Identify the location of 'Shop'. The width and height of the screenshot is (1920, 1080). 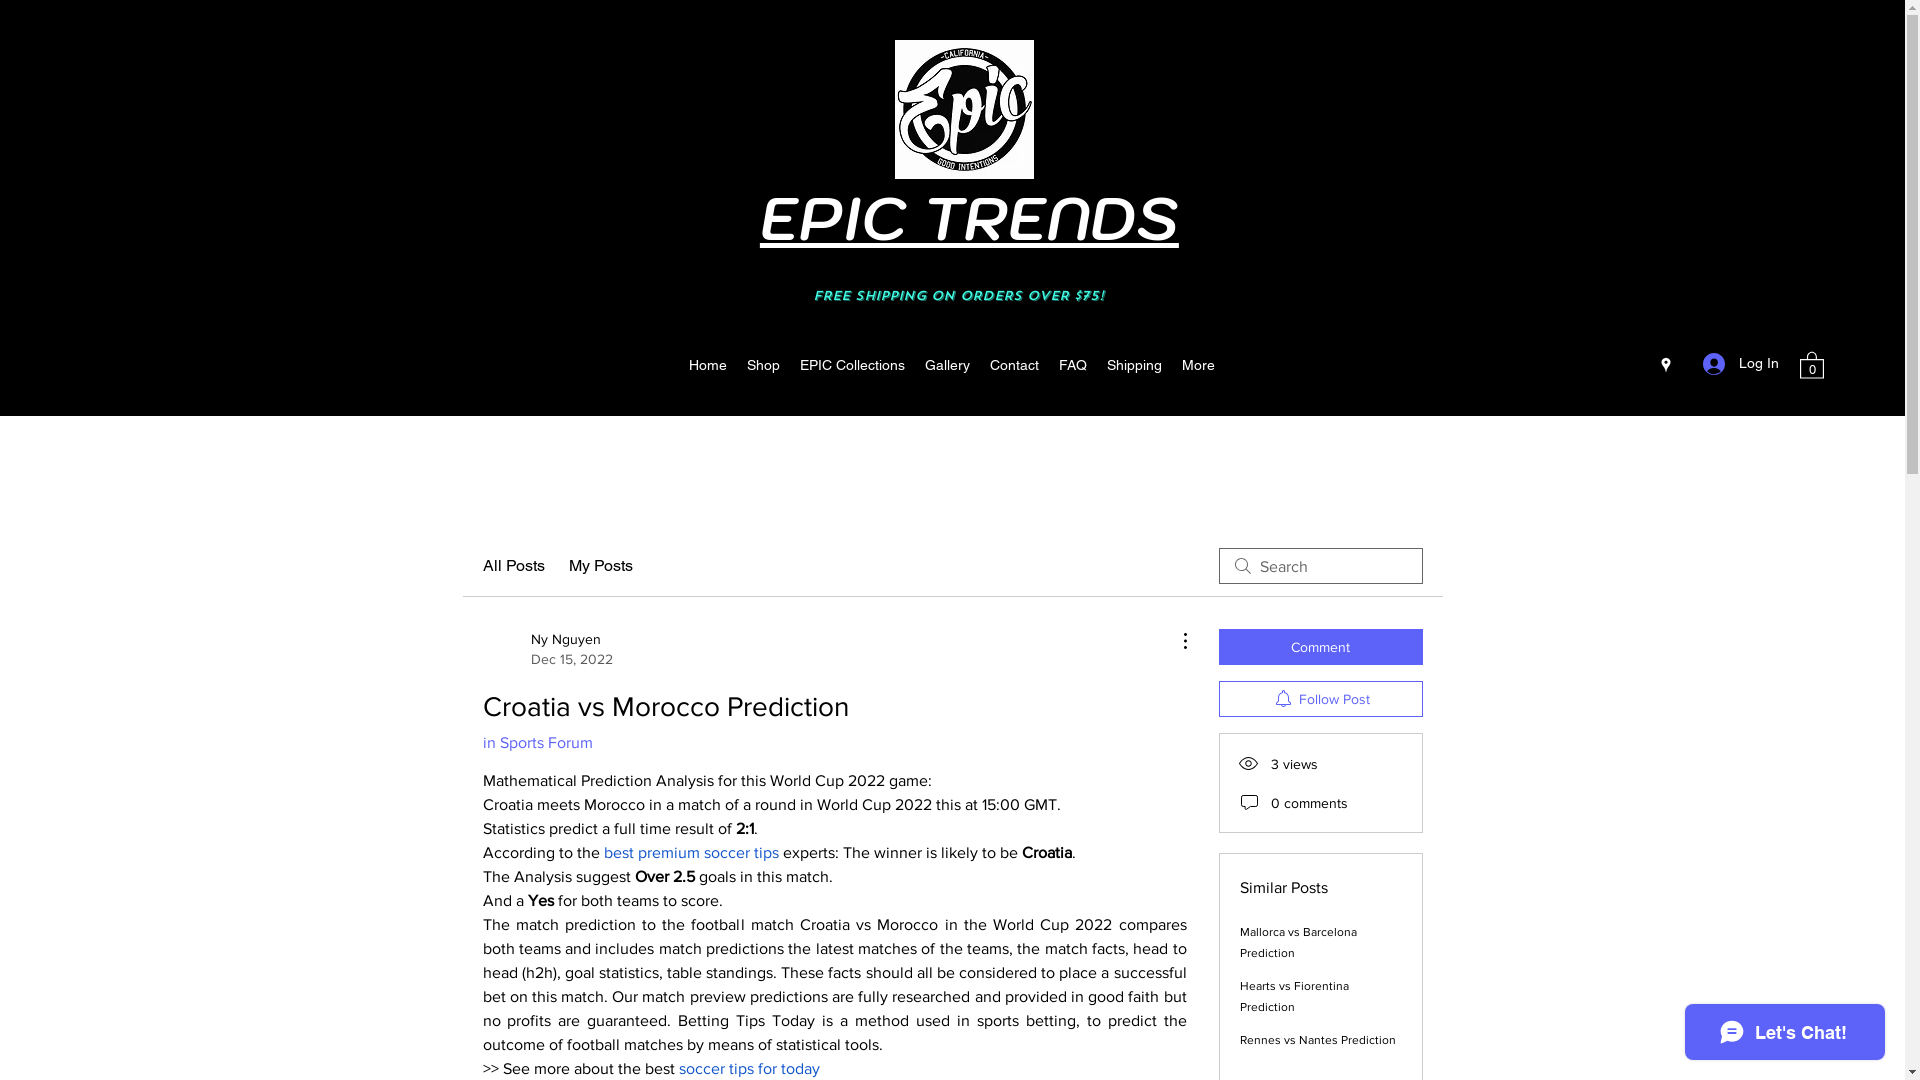
(762, 365).